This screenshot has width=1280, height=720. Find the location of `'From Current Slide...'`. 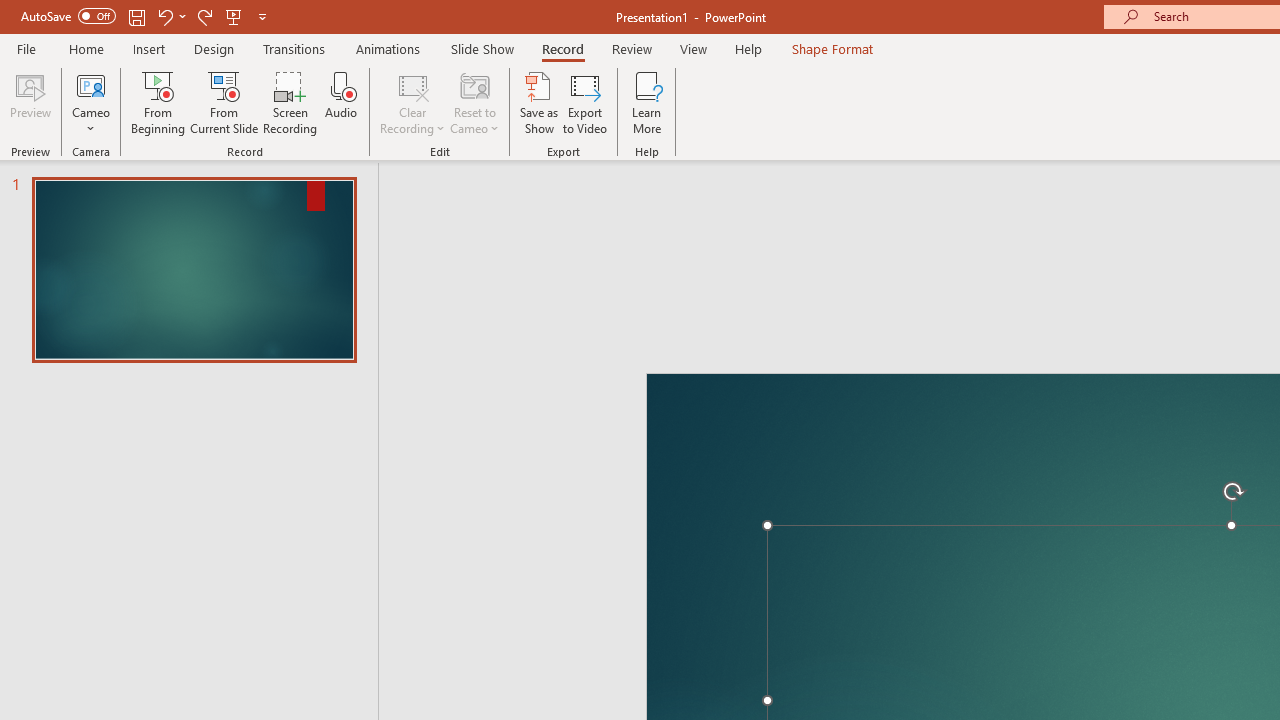

'From Current Slide...' is located at coordinates (224, 103).